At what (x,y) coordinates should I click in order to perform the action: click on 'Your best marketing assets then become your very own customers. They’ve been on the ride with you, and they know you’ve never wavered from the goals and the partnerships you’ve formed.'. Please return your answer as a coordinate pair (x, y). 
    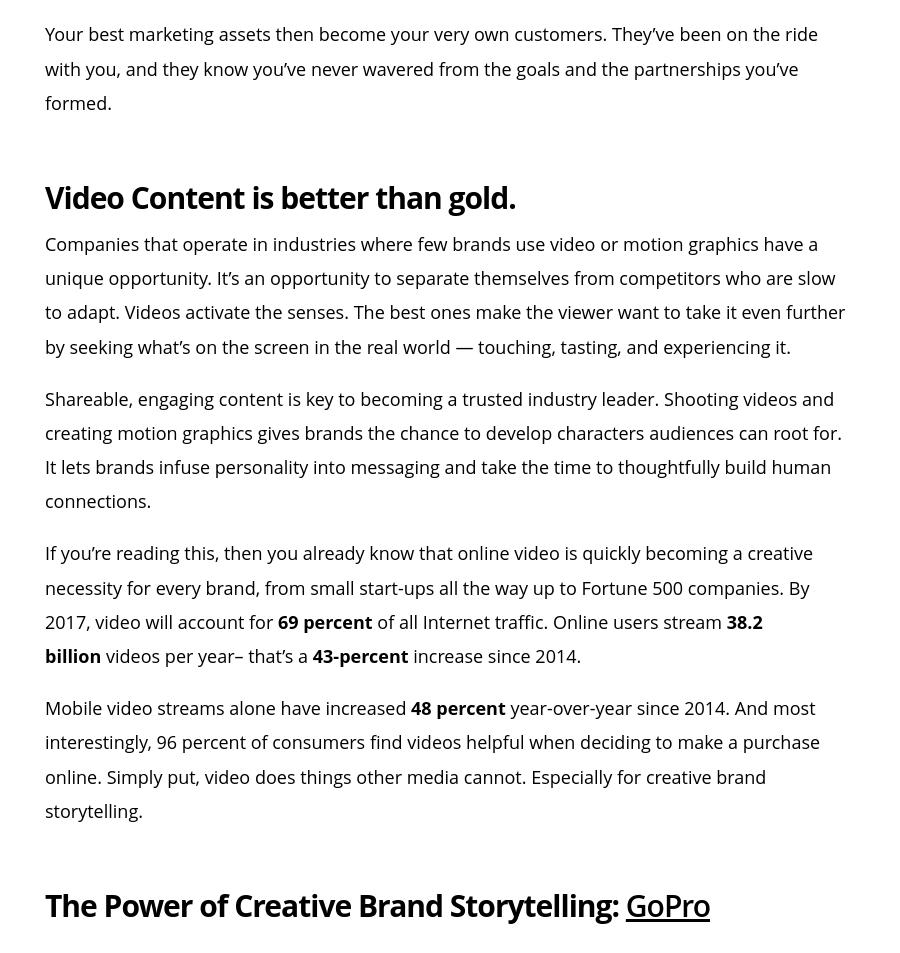
    Looking at the image, I should click on (44, 67).